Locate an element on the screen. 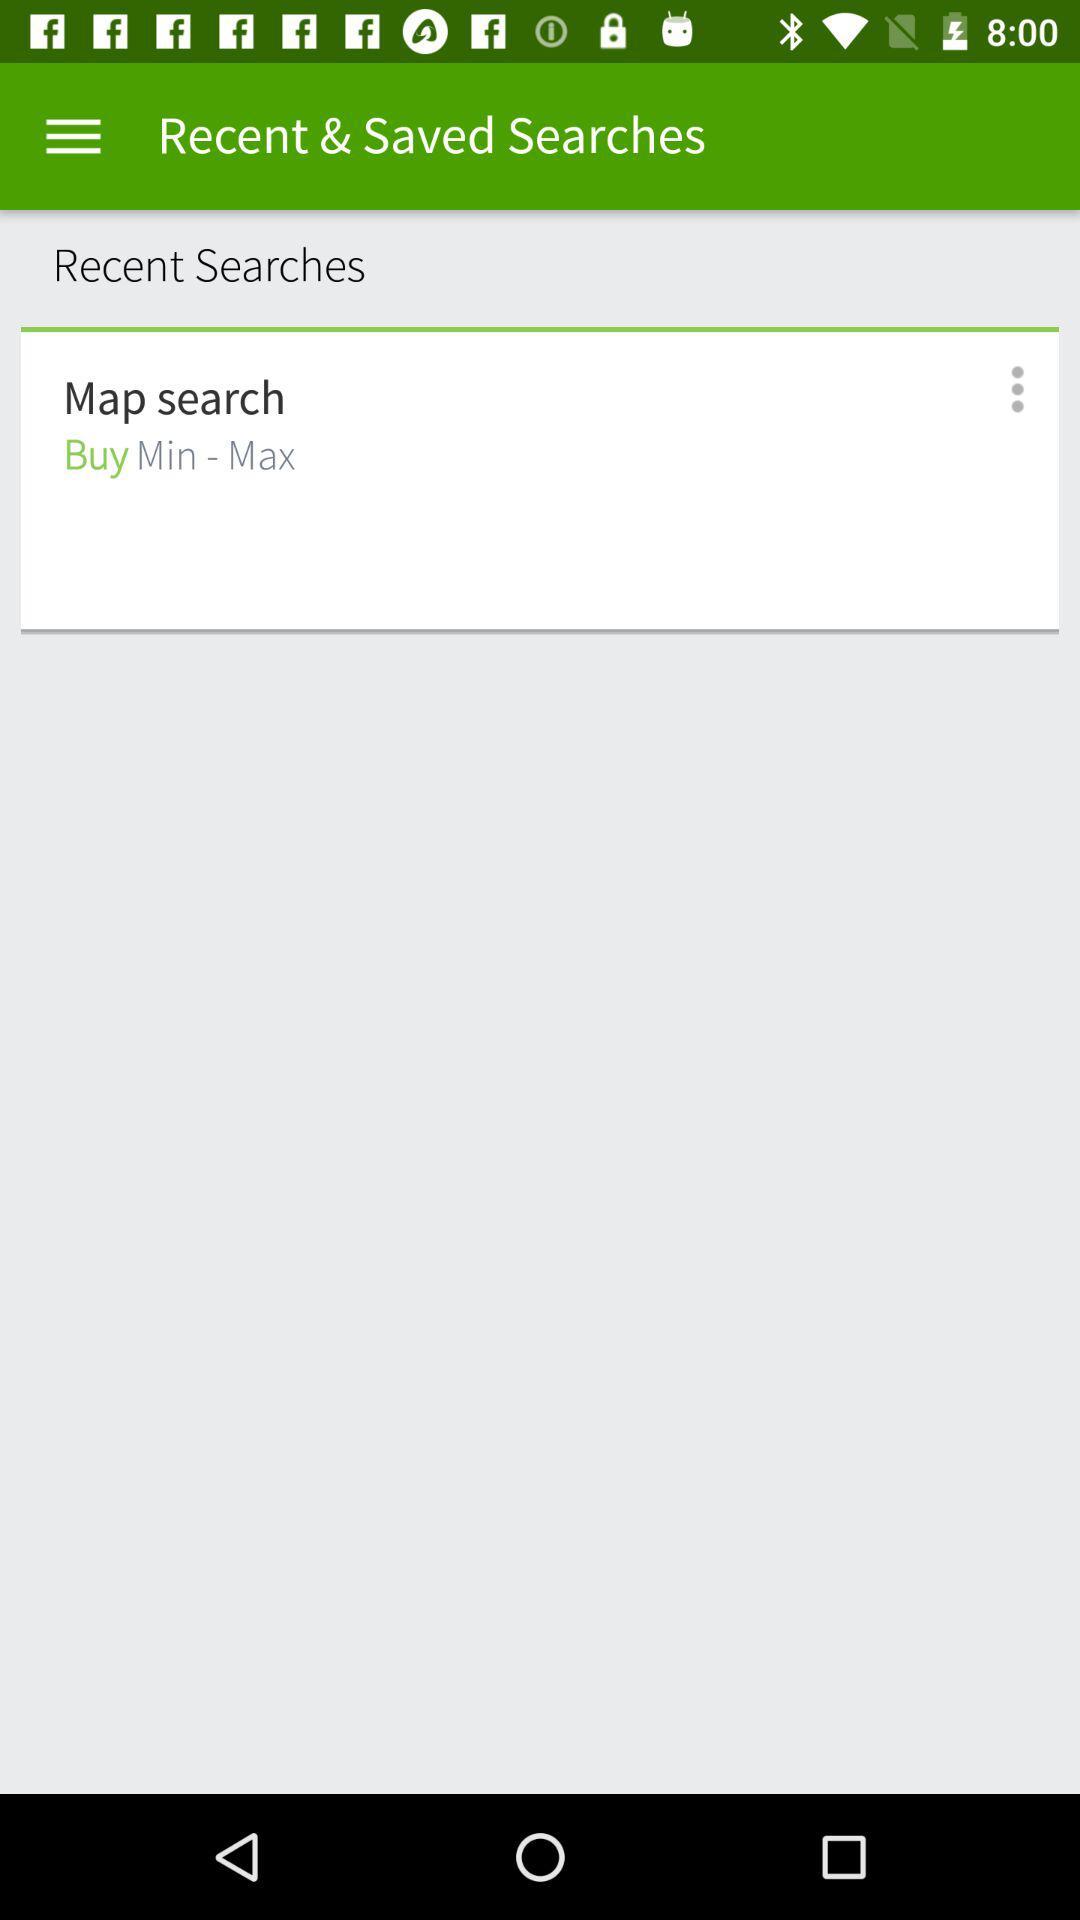 The height and width of the screenshot is (1920, 1080). the icon to the left of recent & saved searches is located at coordinates (72, 135).